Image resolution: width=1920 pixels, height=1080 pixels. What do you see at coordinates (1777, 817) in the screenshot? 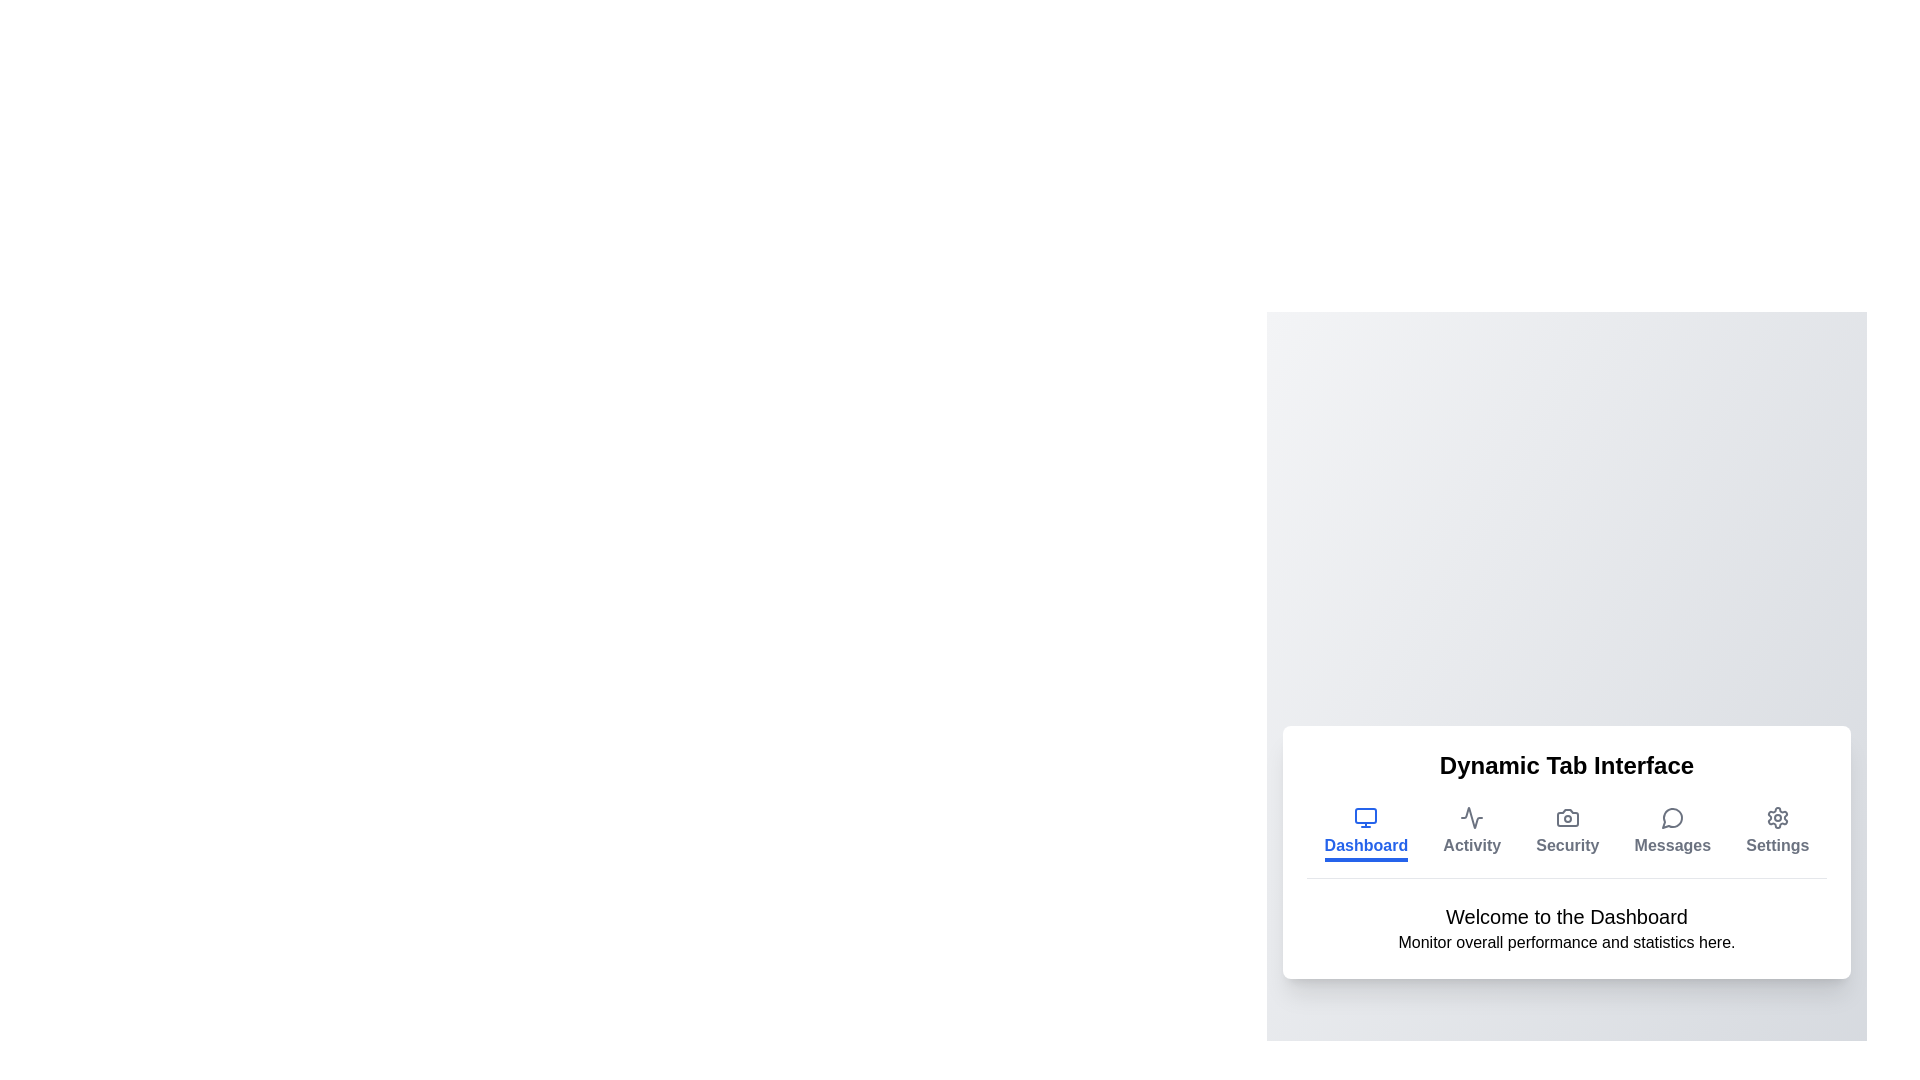
I see `the gear icon button for settings, which is the fifth icon from the left under the 'Settings' label` at bounding box center [1777, 817].